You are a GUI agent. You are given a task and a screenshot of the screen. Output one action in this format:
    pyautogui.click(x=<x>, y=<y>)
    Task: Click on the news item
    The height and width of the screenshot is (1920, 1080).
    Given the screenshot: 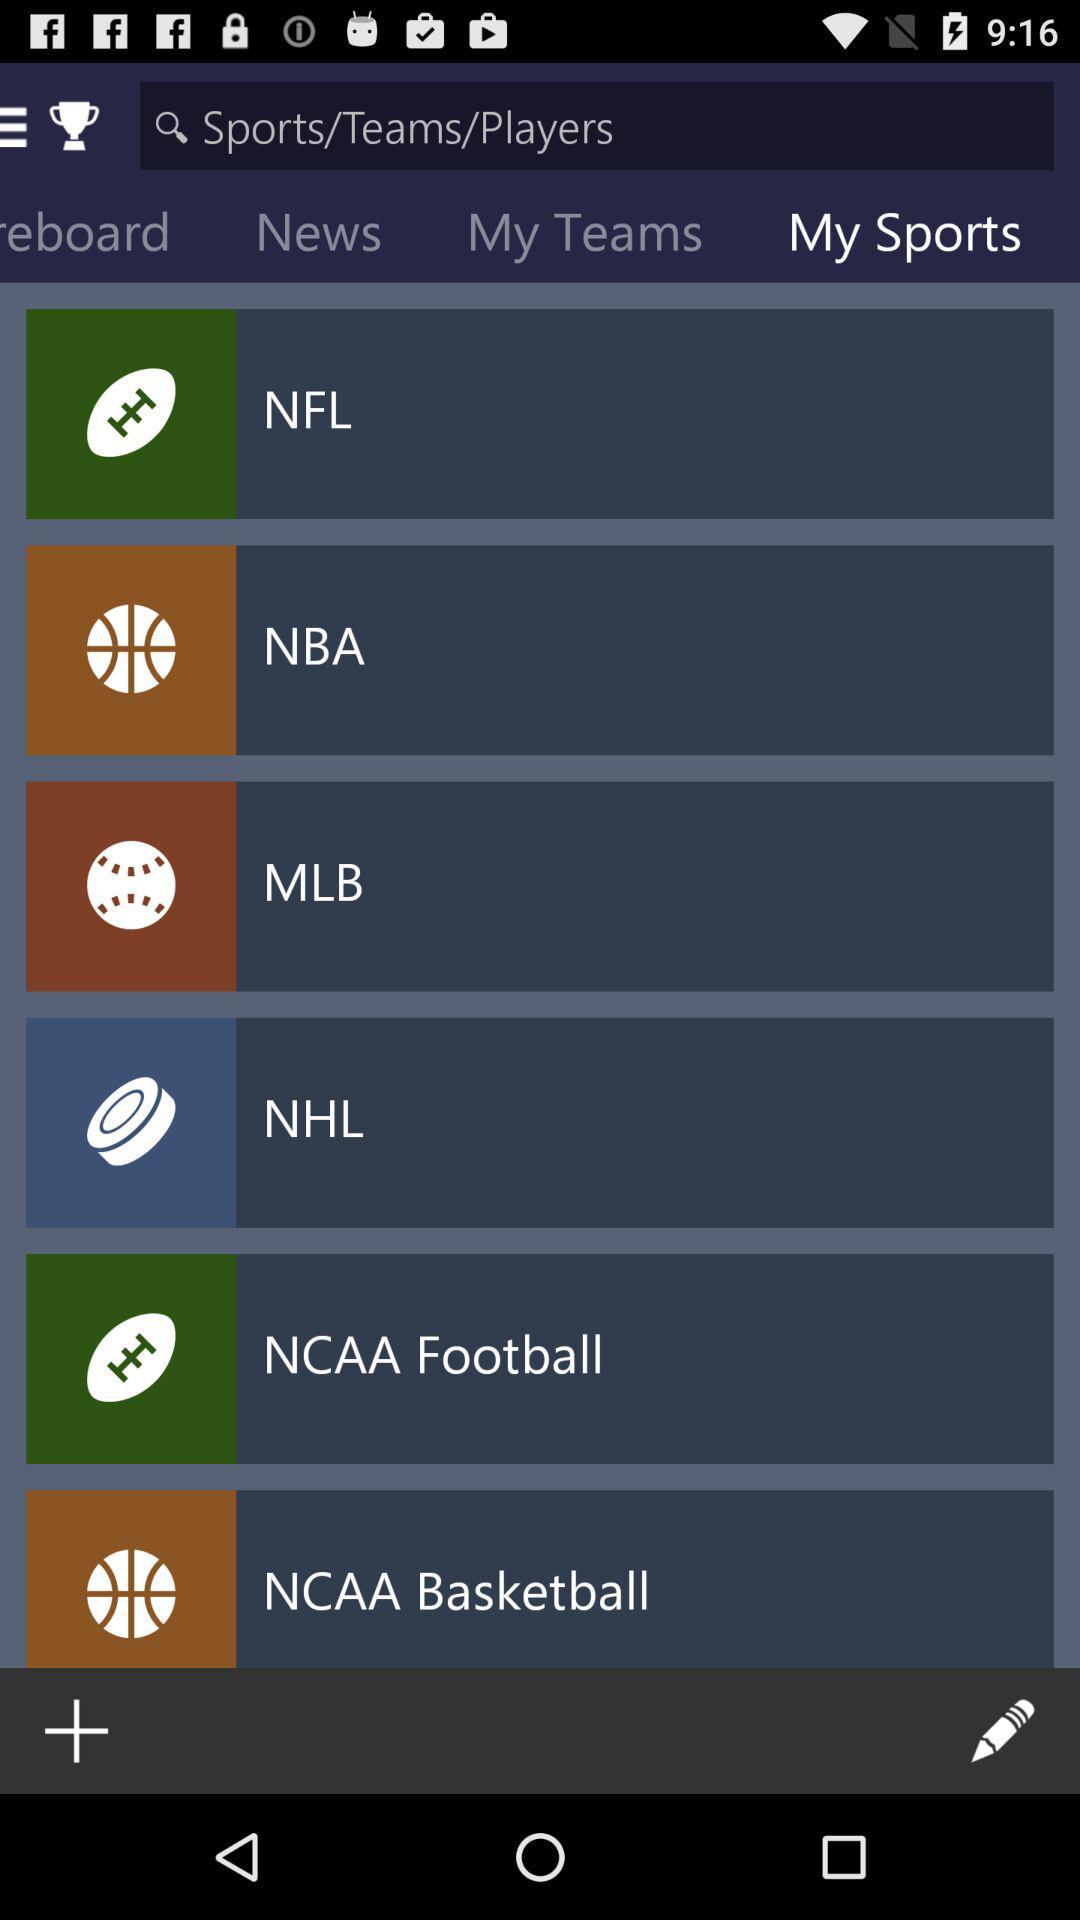 What is the action you would take?
    pyautogui.click(x=333, y=235)
    